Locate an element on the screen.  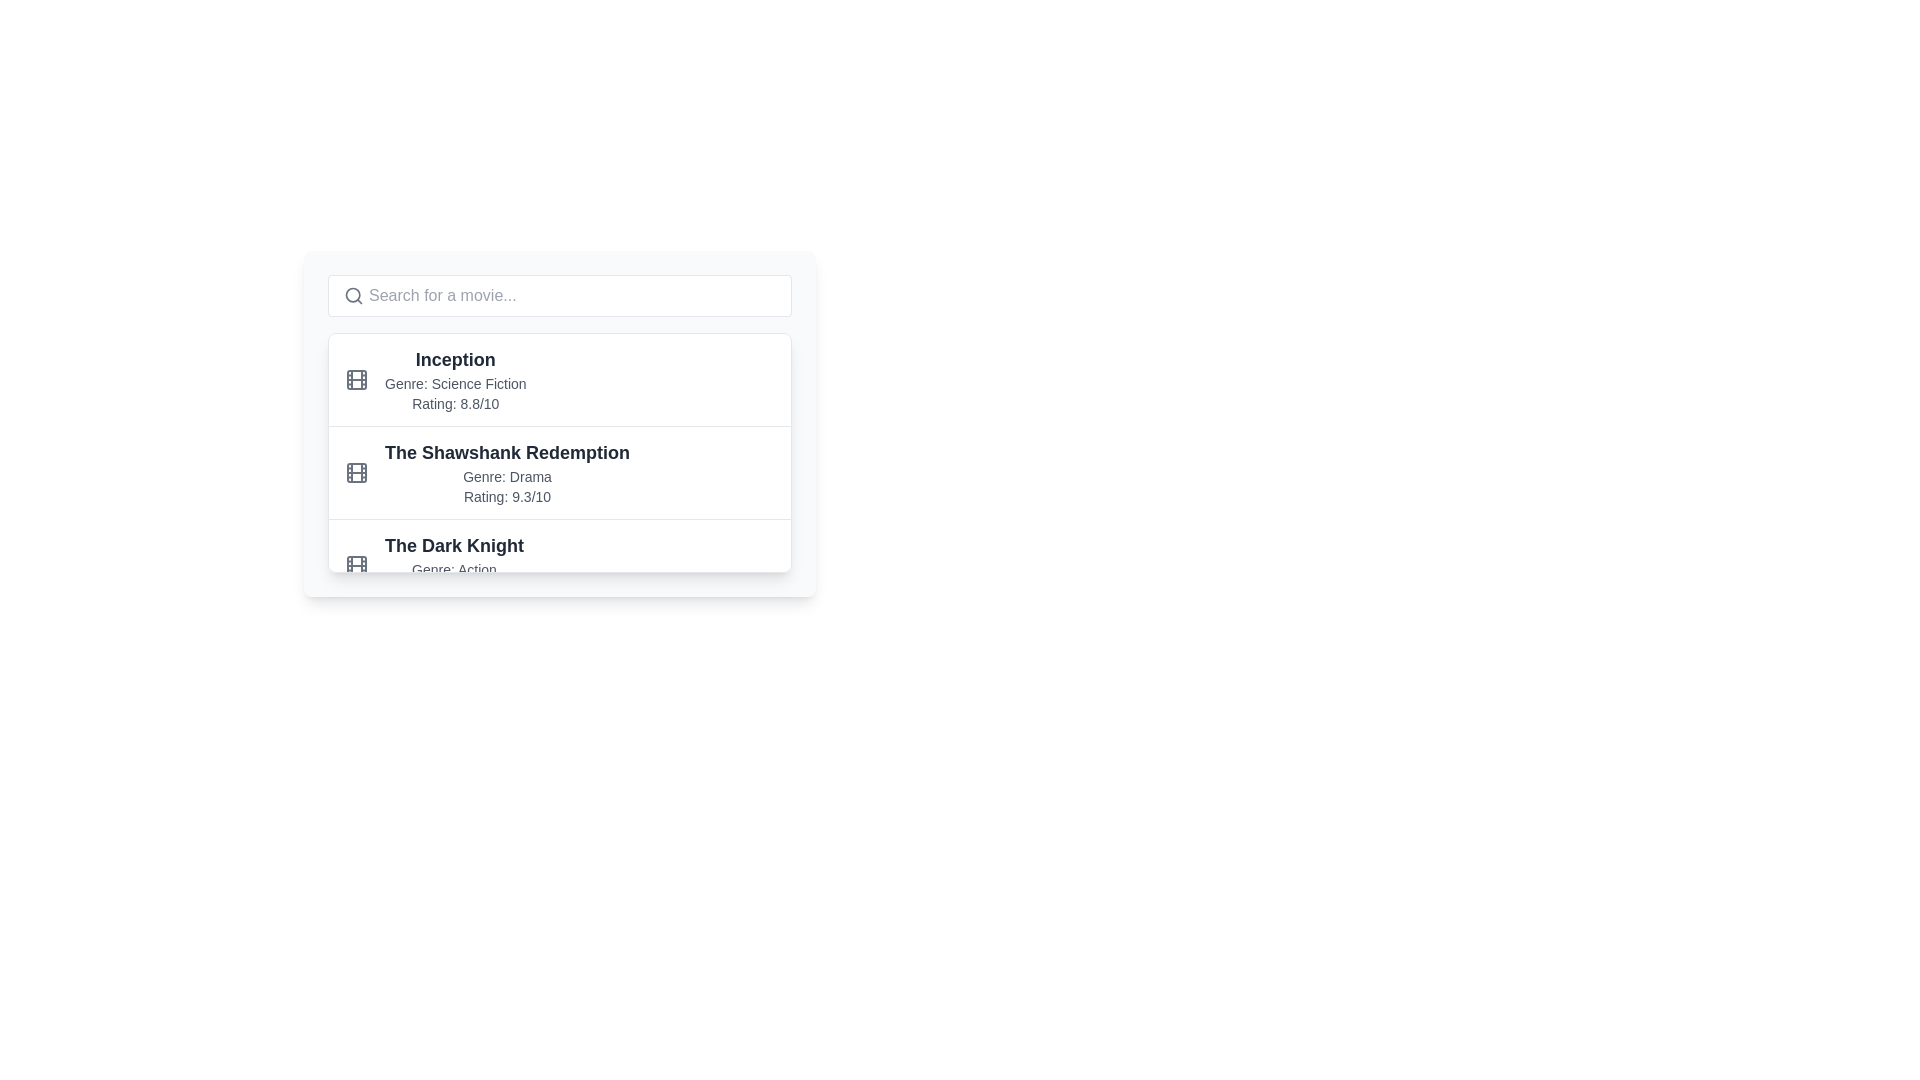
the graphical decorative element that is a rectangle with slightly rounded corners, part of the film icon located to the left of the movie title 'Inception' is located at coordinates (356, 380).